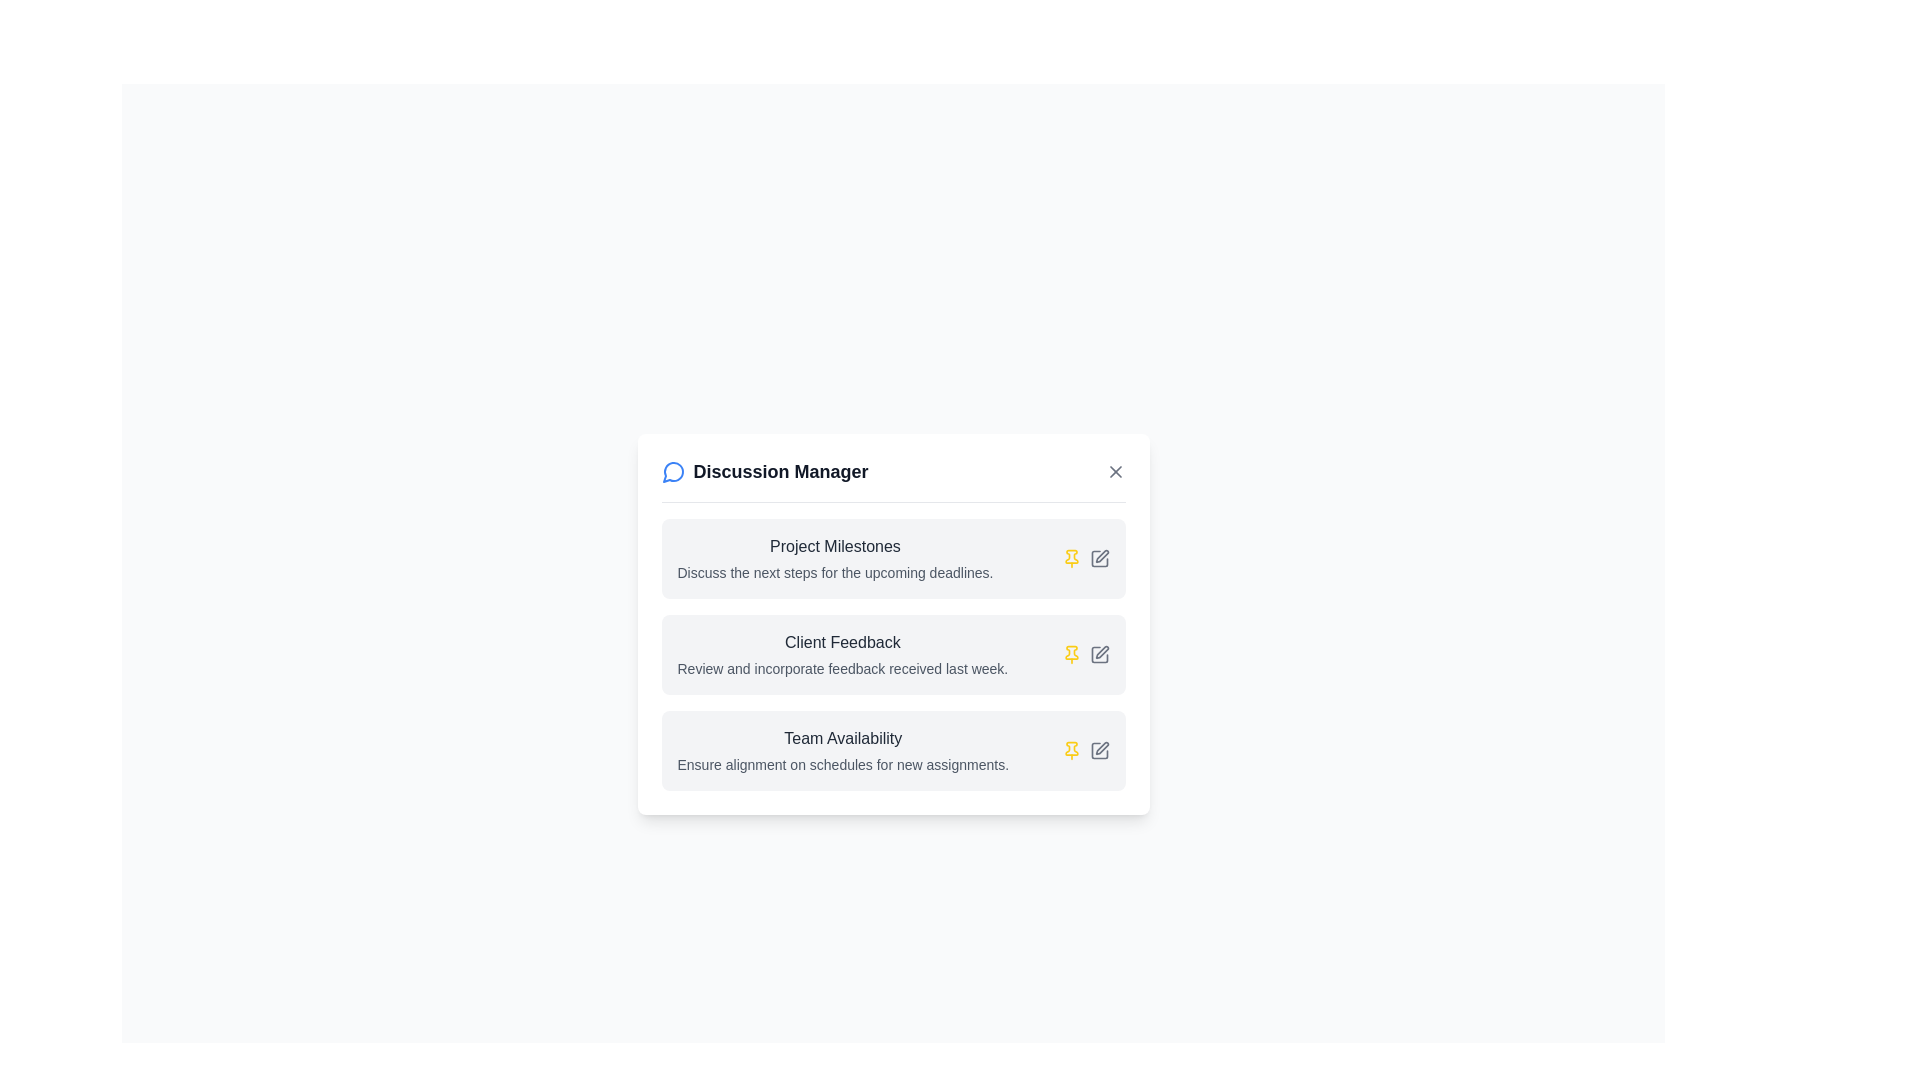 The image size is (1920, 1080). What do you see at coordinates (842, 642) in the screenshot?
I see `text label that serves as the title for the feedback section within the 'Discussion Manager' interface, located above the description text` at bounding box center [842, 642].